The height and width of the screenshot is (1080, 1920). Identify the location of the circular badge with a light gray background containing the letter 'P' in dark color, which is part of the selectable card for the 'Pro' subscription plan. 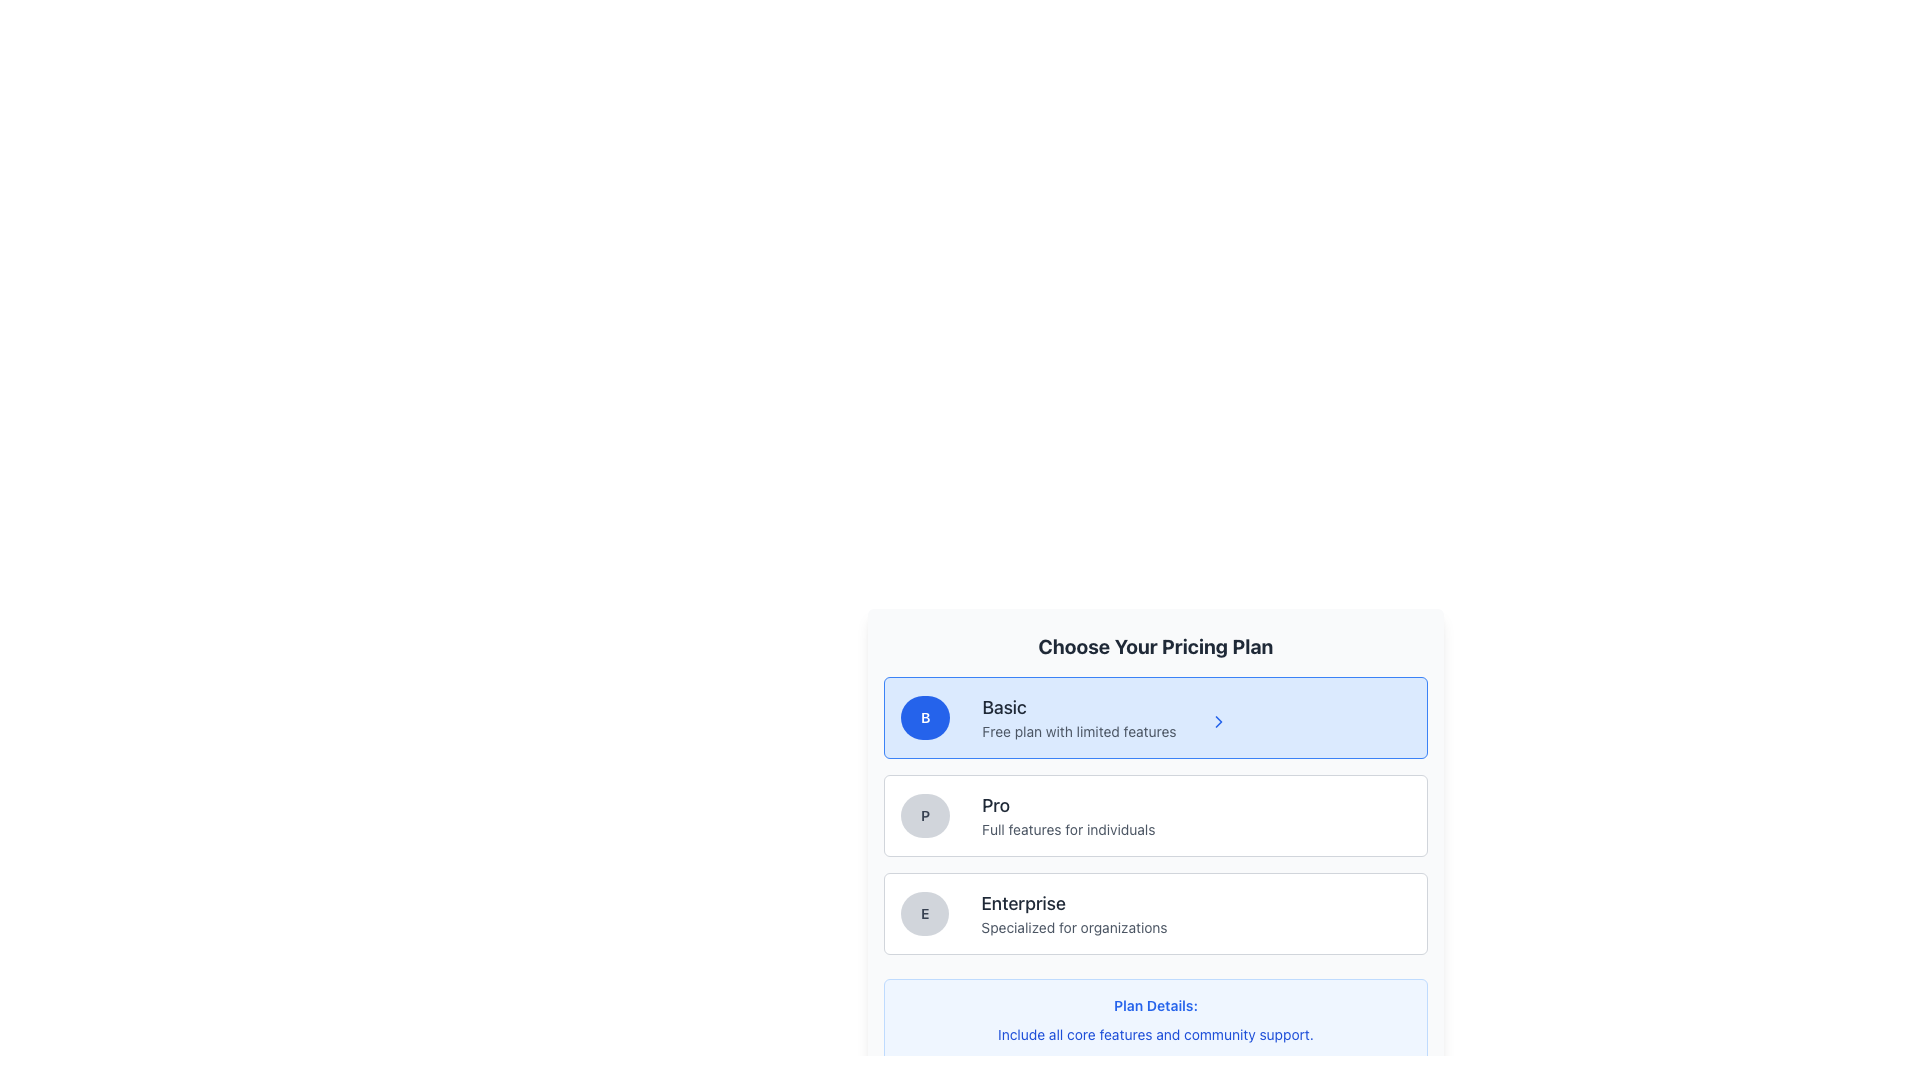
(924, 816).